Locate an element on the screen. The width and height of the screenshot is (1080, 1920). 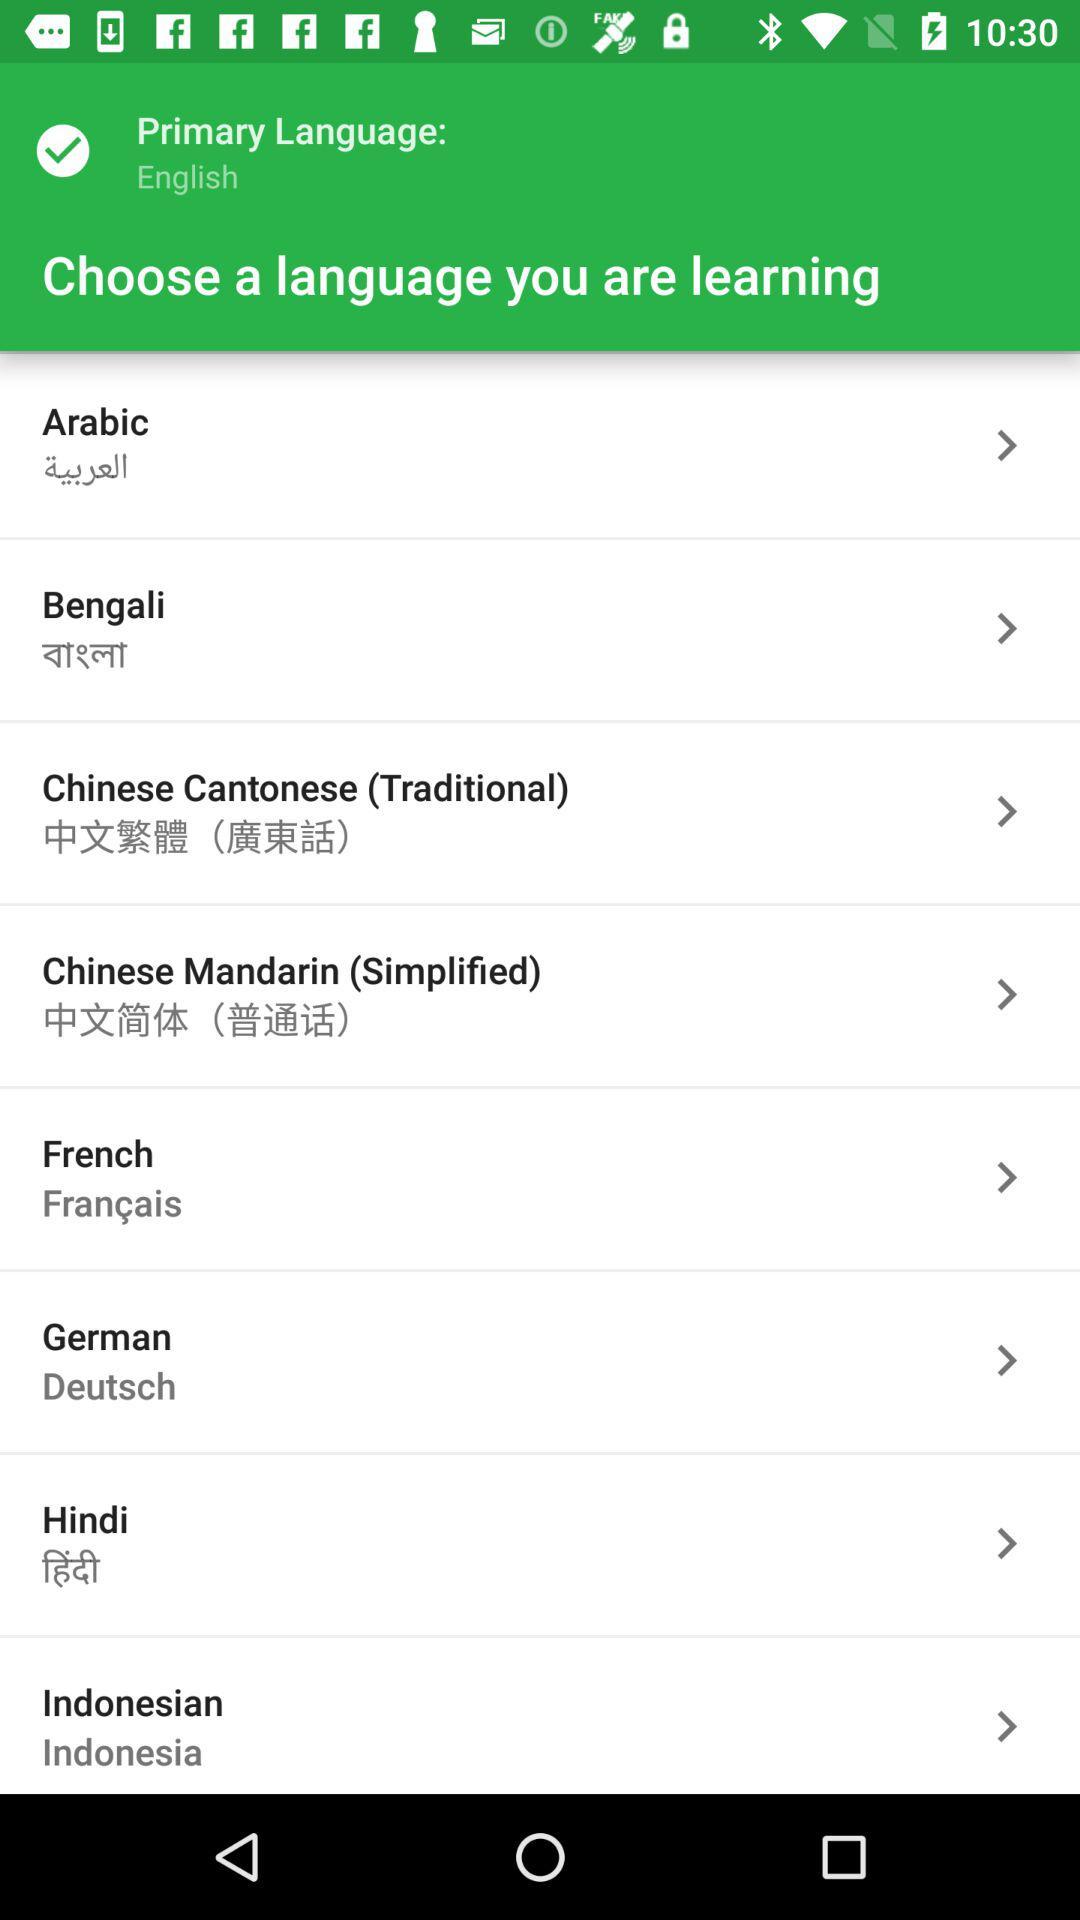
click on chinese mandarin simplified is located at coordinates (1017, 994).